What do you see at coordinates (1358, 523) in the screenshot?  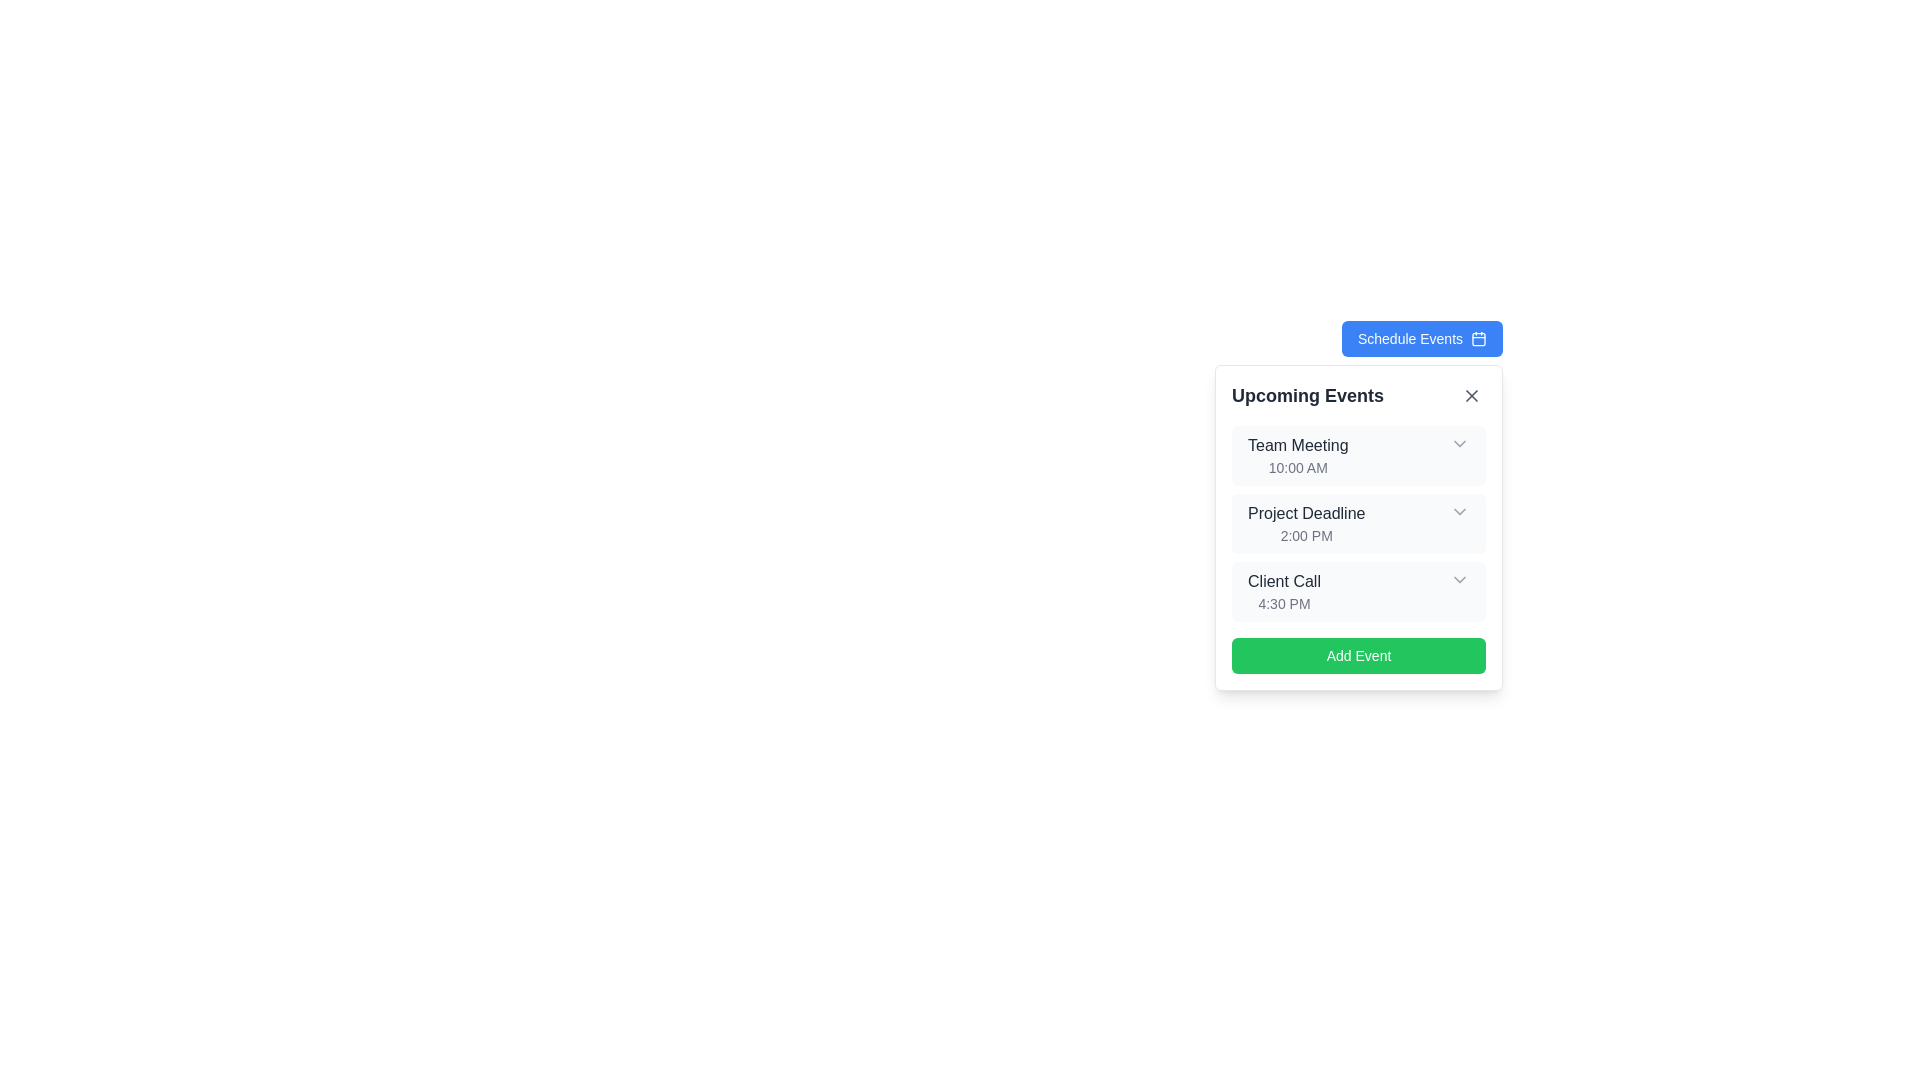 I see `the chevron icon on the 'Project Deadline' list item` at bounding box center [1358, 523].